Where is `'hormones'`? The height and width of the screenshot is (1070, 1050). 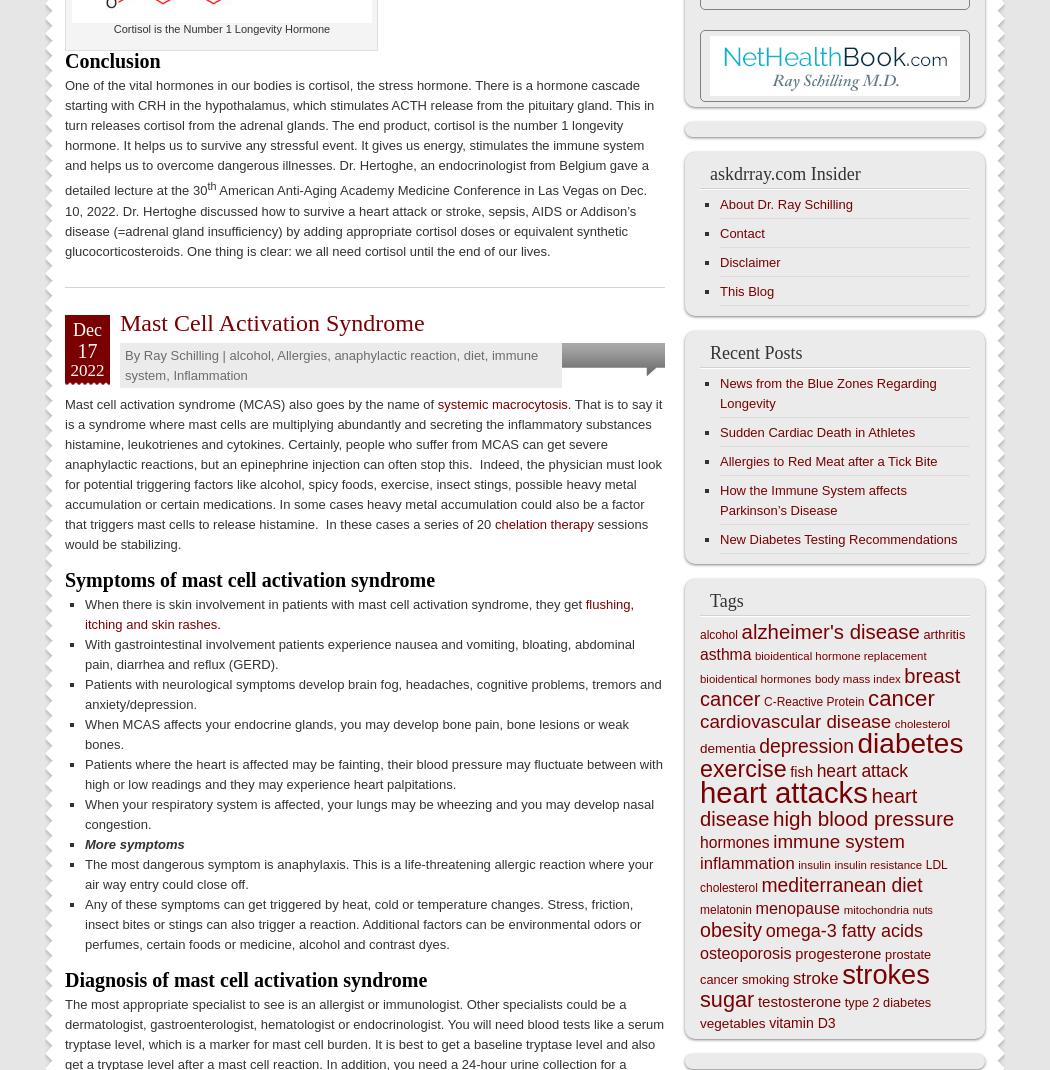 'hormones' is located at coordinates (733, 842).